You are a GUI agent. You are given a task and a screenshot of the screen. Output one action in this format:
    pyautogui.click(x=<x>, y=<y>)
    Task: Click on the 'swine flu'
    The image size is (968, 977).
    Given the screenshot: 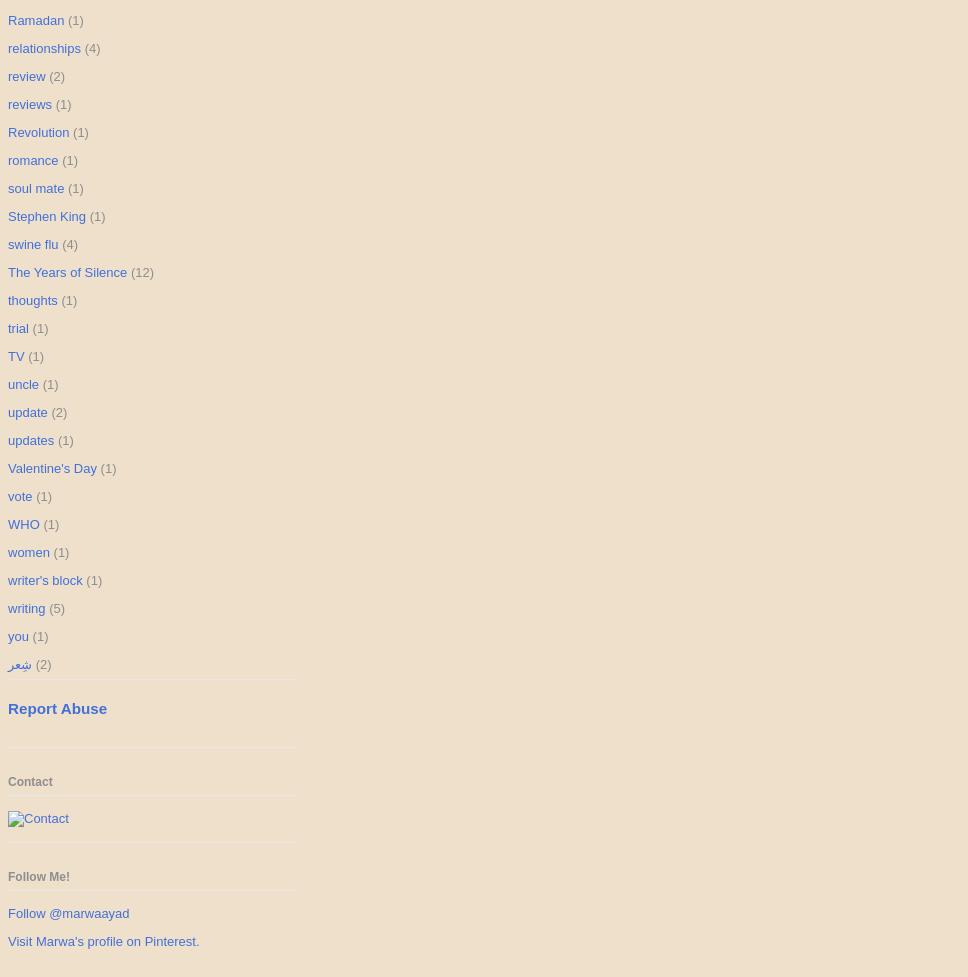 What is the action you would take?
    pyautogui.click(x=33, y=243)
    